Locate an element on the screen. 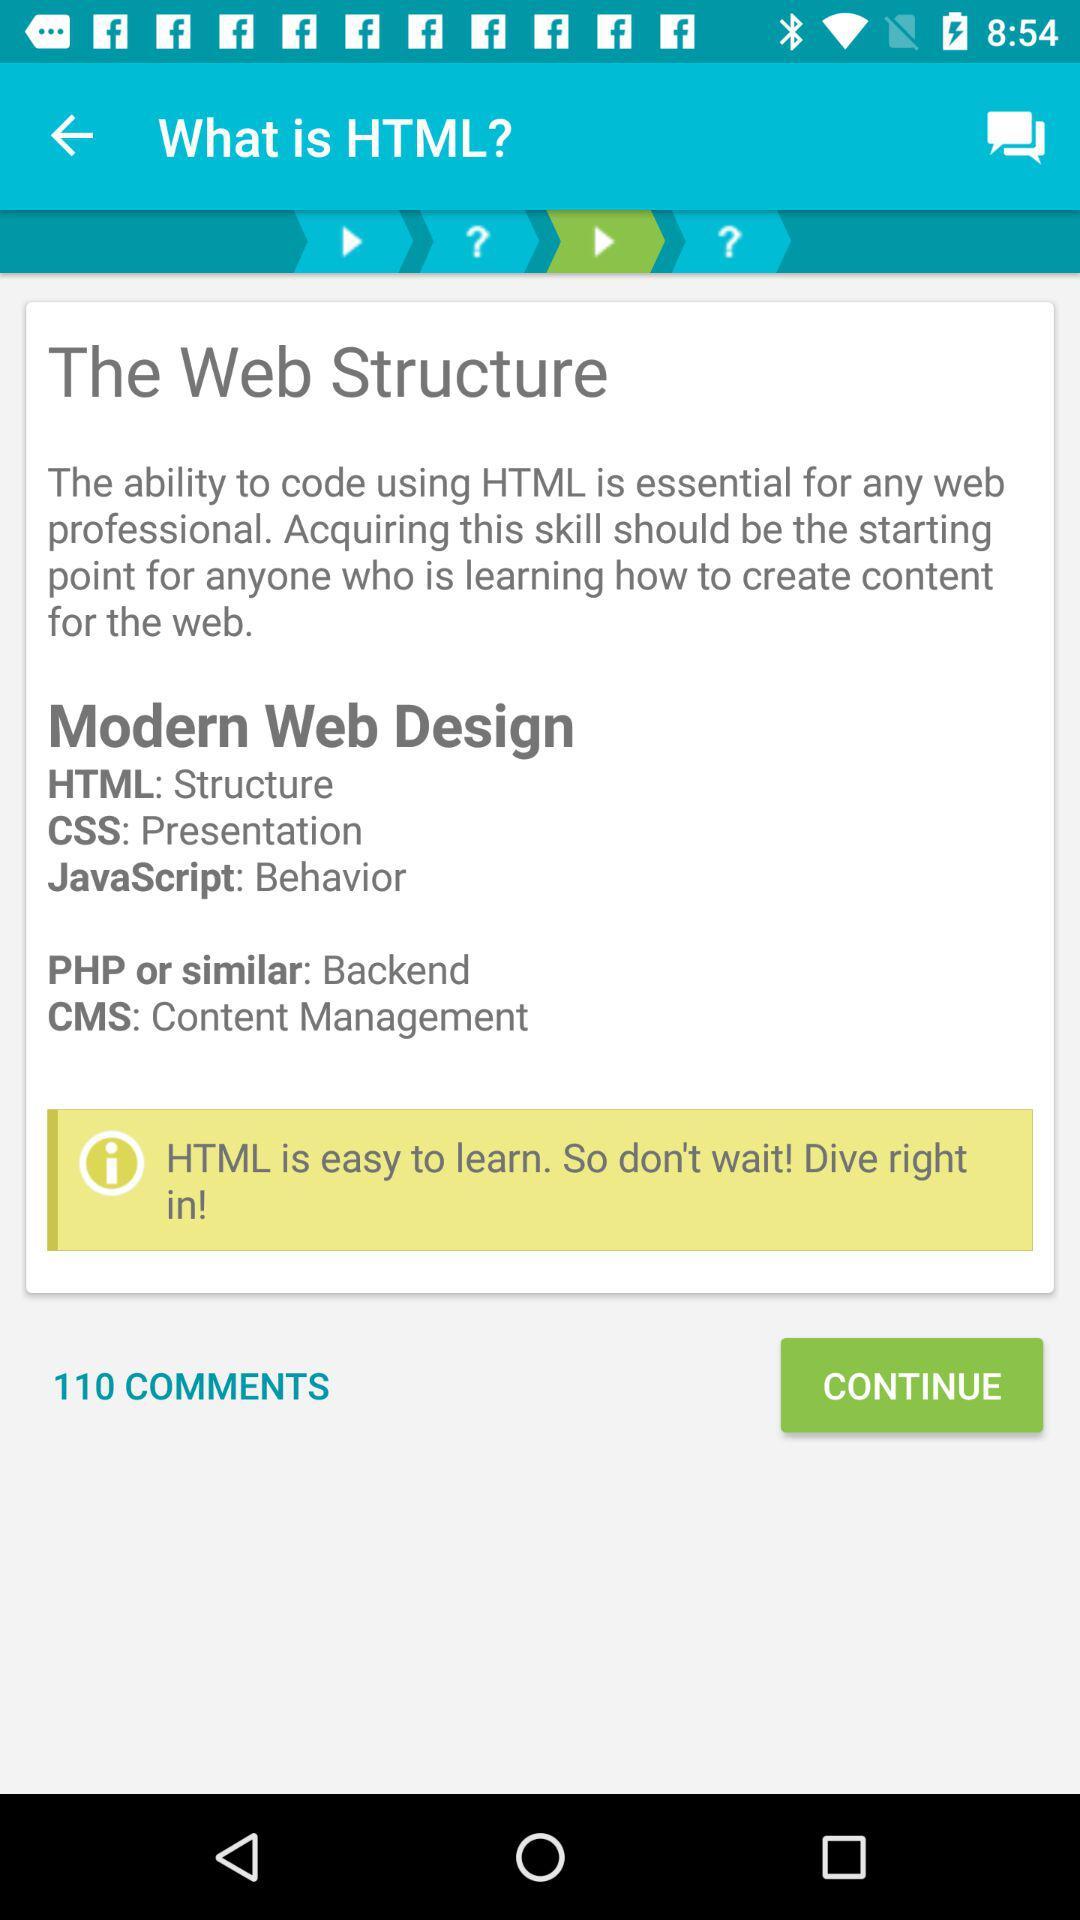 This screenshot has height=1920, width=1080. the help icon is located at coordinates (477, 240).